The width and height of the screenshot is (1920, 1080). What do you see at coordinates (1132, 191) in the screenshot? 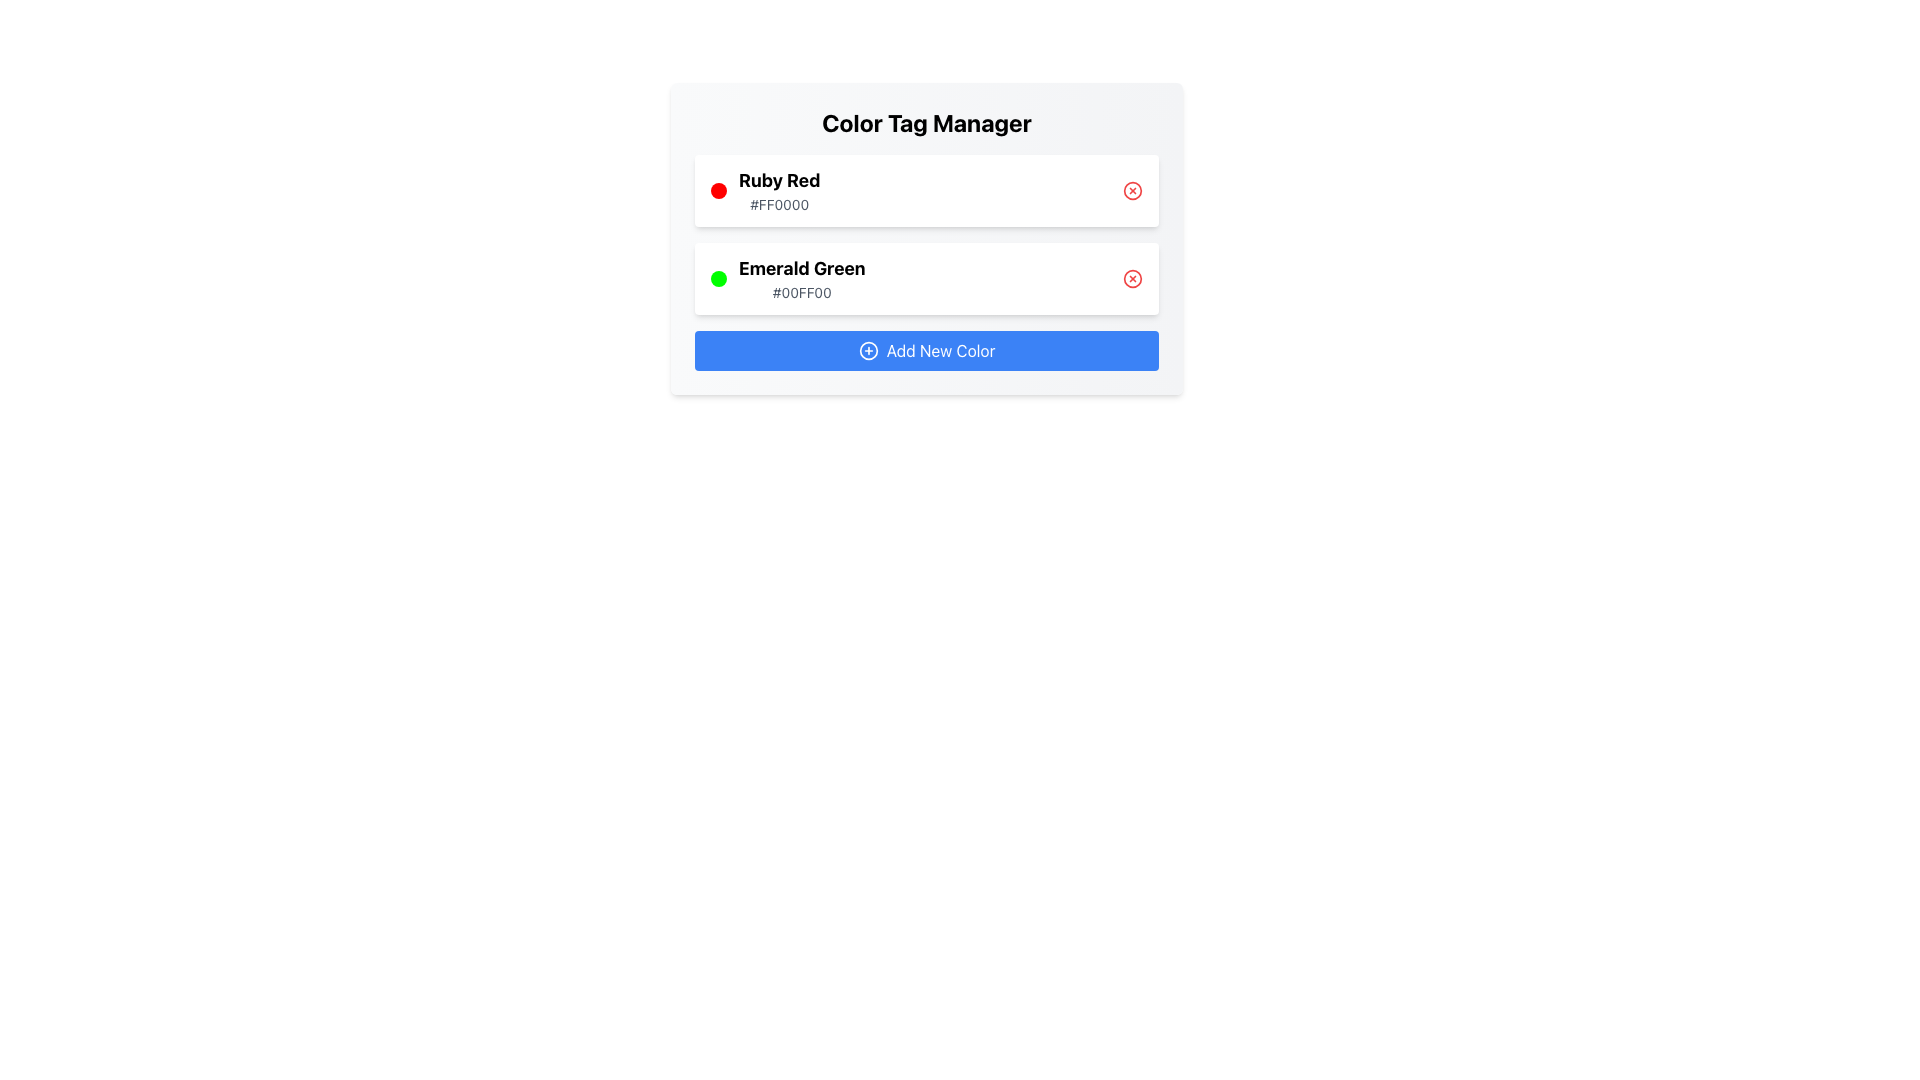
I see `the circular graphical element styled with a red color, which is centrally positioned within the close ('x') symbol icon, located to the right of the 'Ruby Red' color tag` at bounding box center [1132, 191].